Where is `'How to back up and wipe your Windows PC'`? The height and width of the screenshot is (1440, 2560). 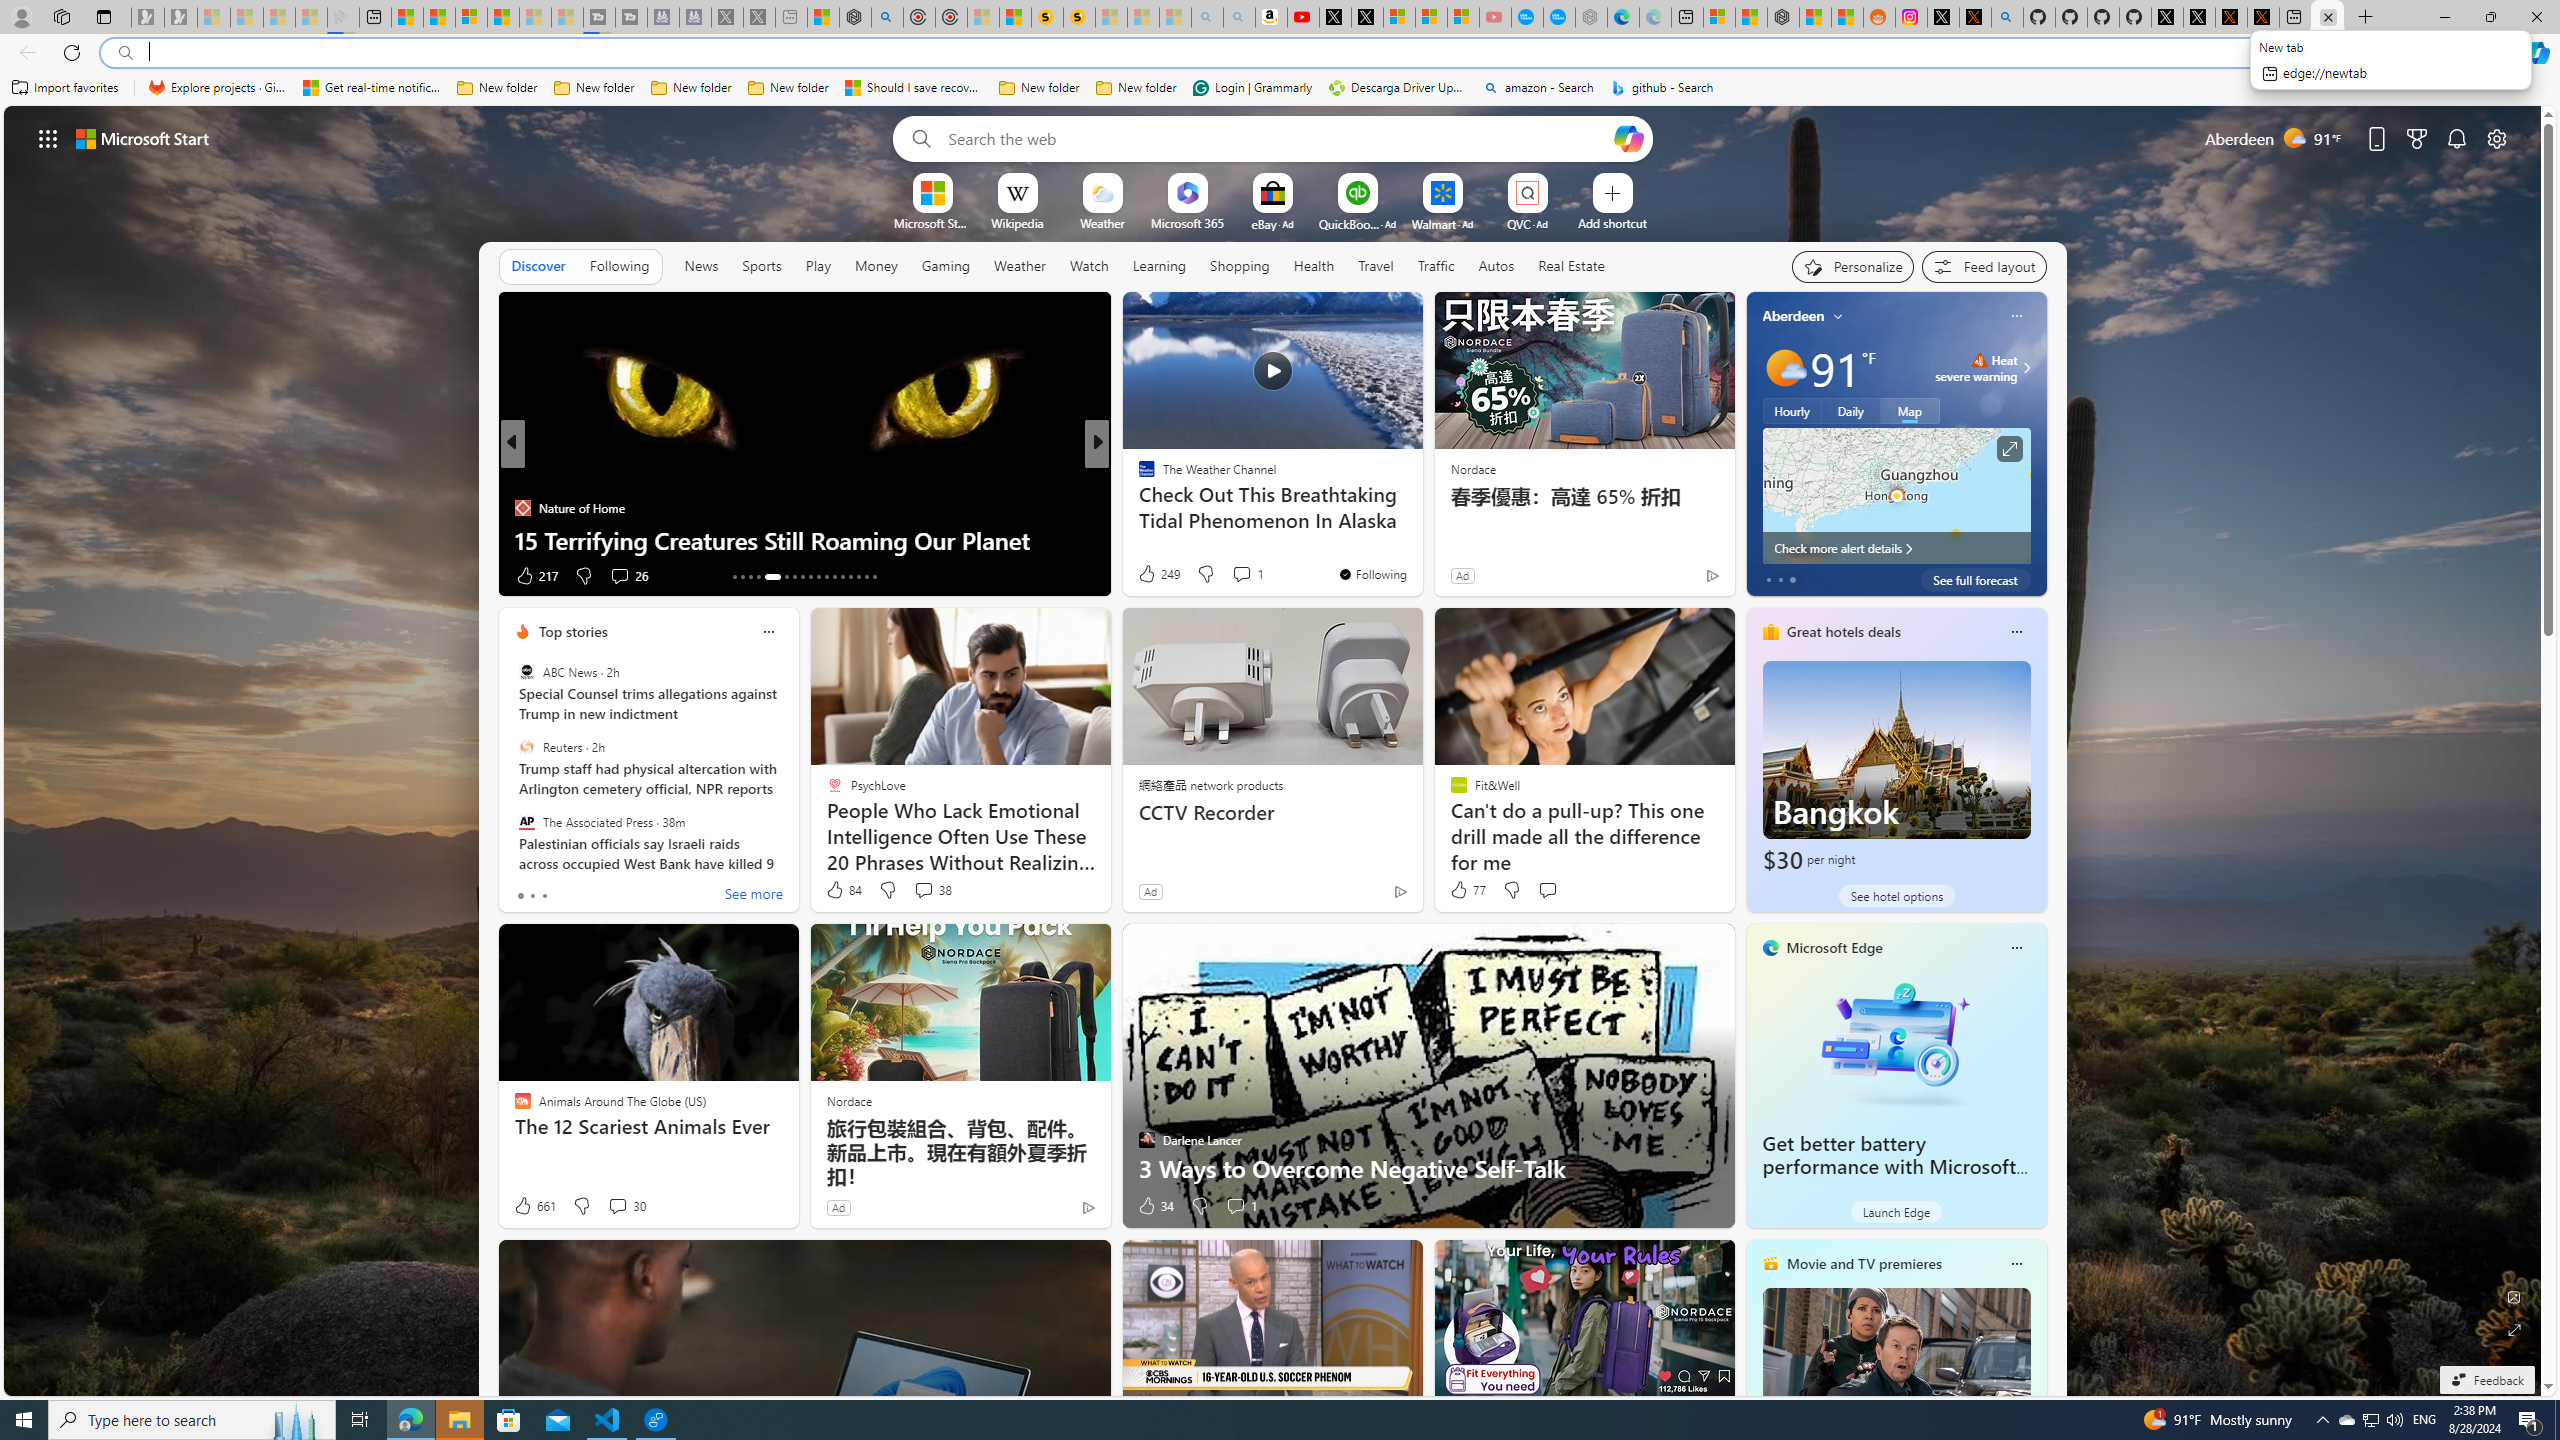 'How to back up and wipe your Windows PC' is located at coordinates (1418, 540).